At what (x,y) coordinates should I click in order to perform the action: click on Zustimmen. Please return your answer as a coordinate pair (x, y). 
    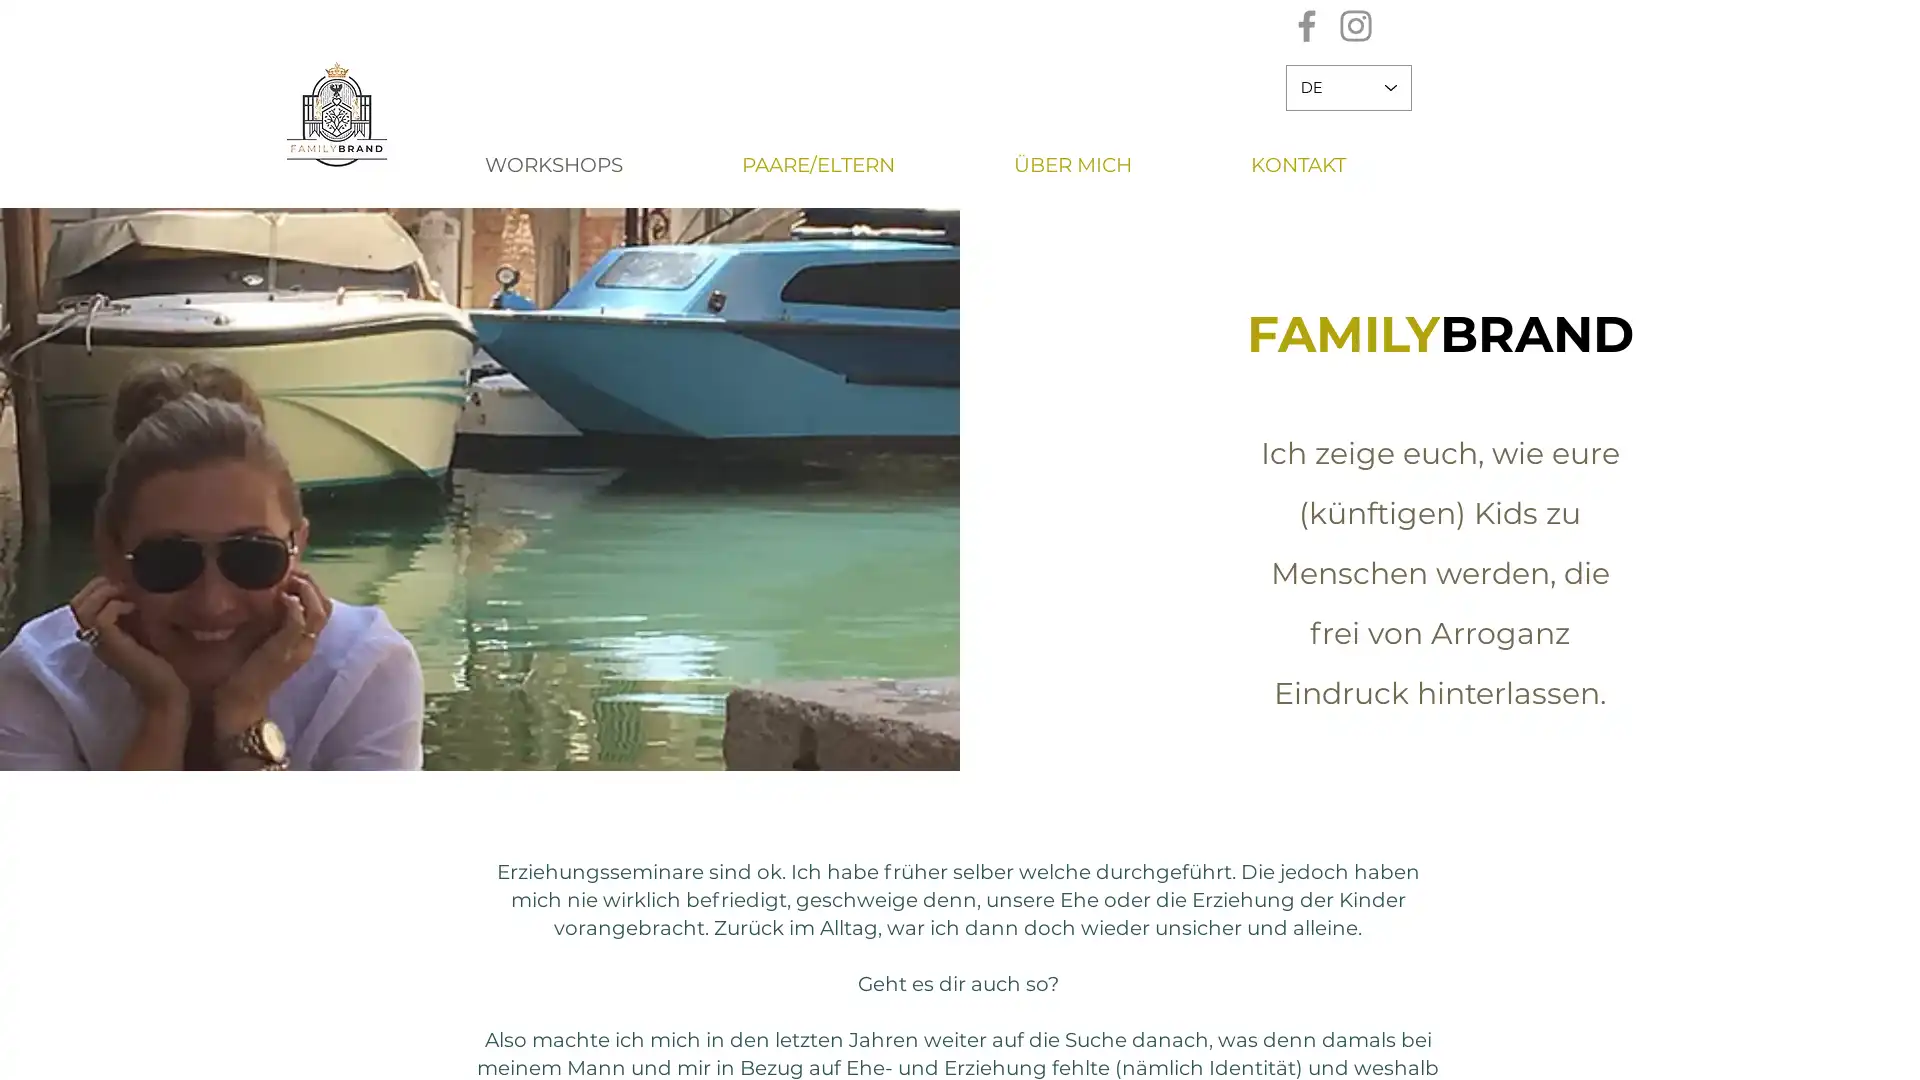
    Looking at the image, I should click on (1814, 1047).